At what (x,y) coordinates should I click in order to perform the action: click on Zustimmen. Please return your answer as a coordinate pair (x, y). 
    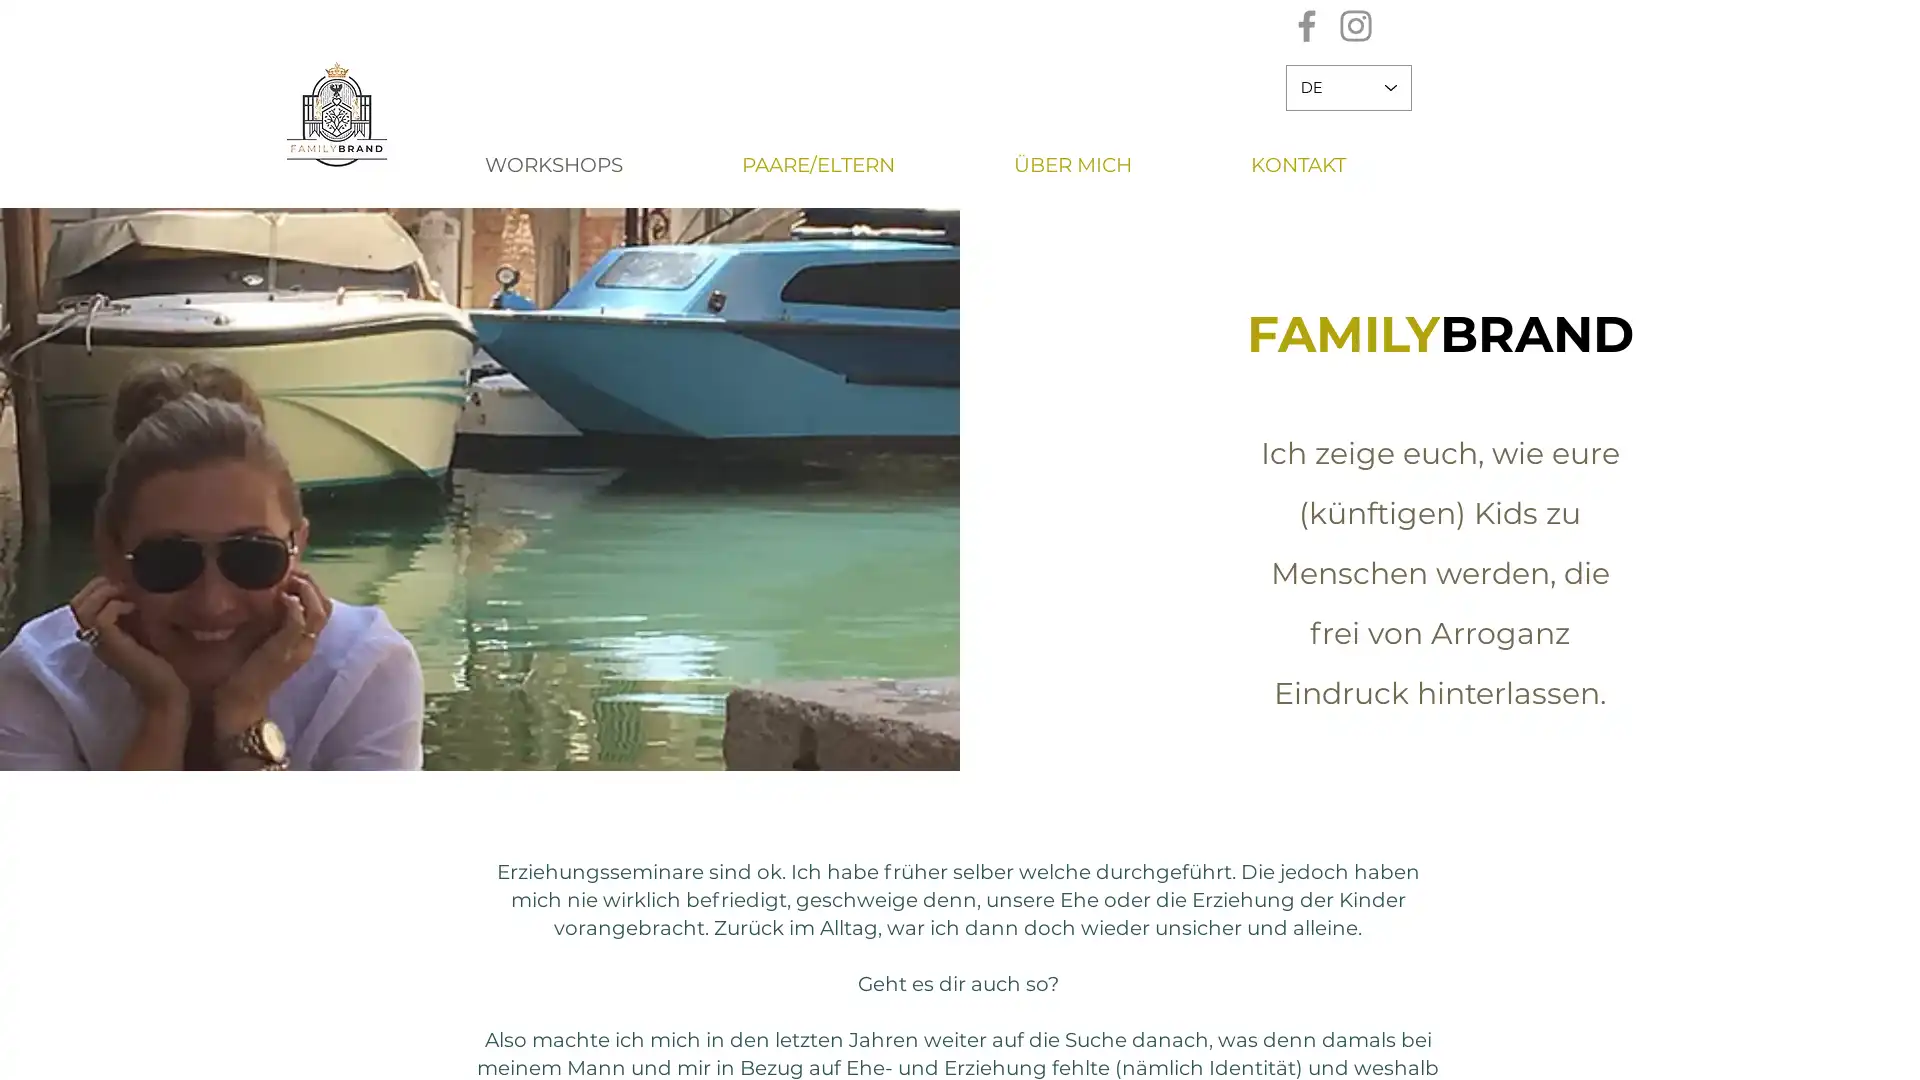
    Looking at the image, I should click on (1814, 1047).